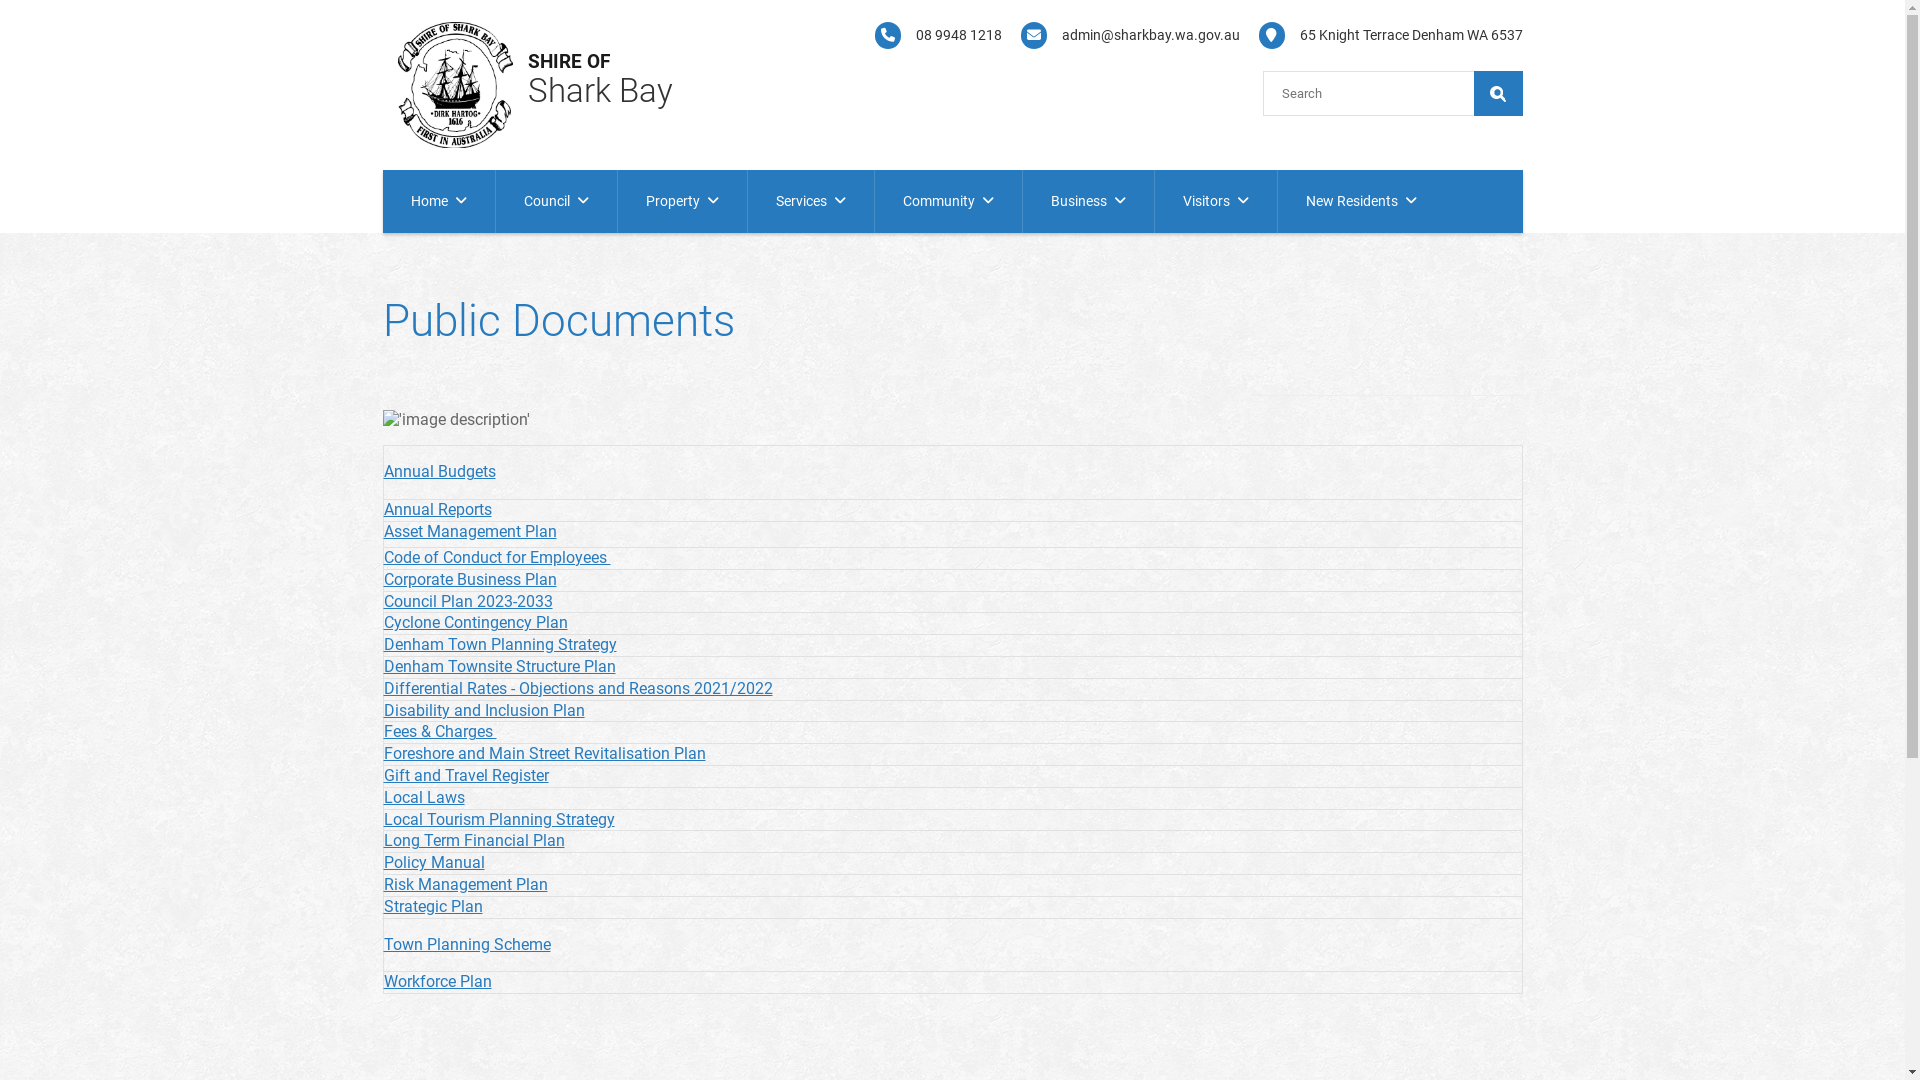 This screenshot has height=1080, width=1920. What do you see at coordinates (946, 201) in the screenshot?
I see `'Community'` at bounding box center [946, 201].